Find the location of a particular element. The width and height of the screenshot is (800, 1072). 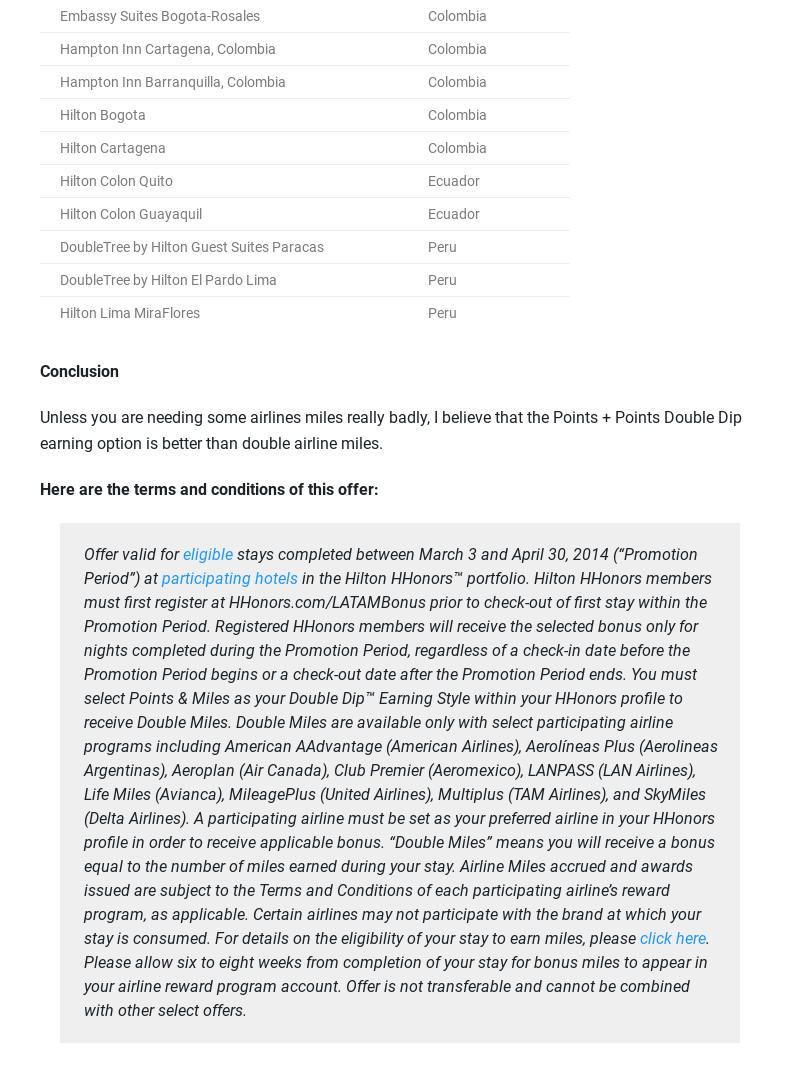

'participating hotels' is located at coordinates (229, 577).